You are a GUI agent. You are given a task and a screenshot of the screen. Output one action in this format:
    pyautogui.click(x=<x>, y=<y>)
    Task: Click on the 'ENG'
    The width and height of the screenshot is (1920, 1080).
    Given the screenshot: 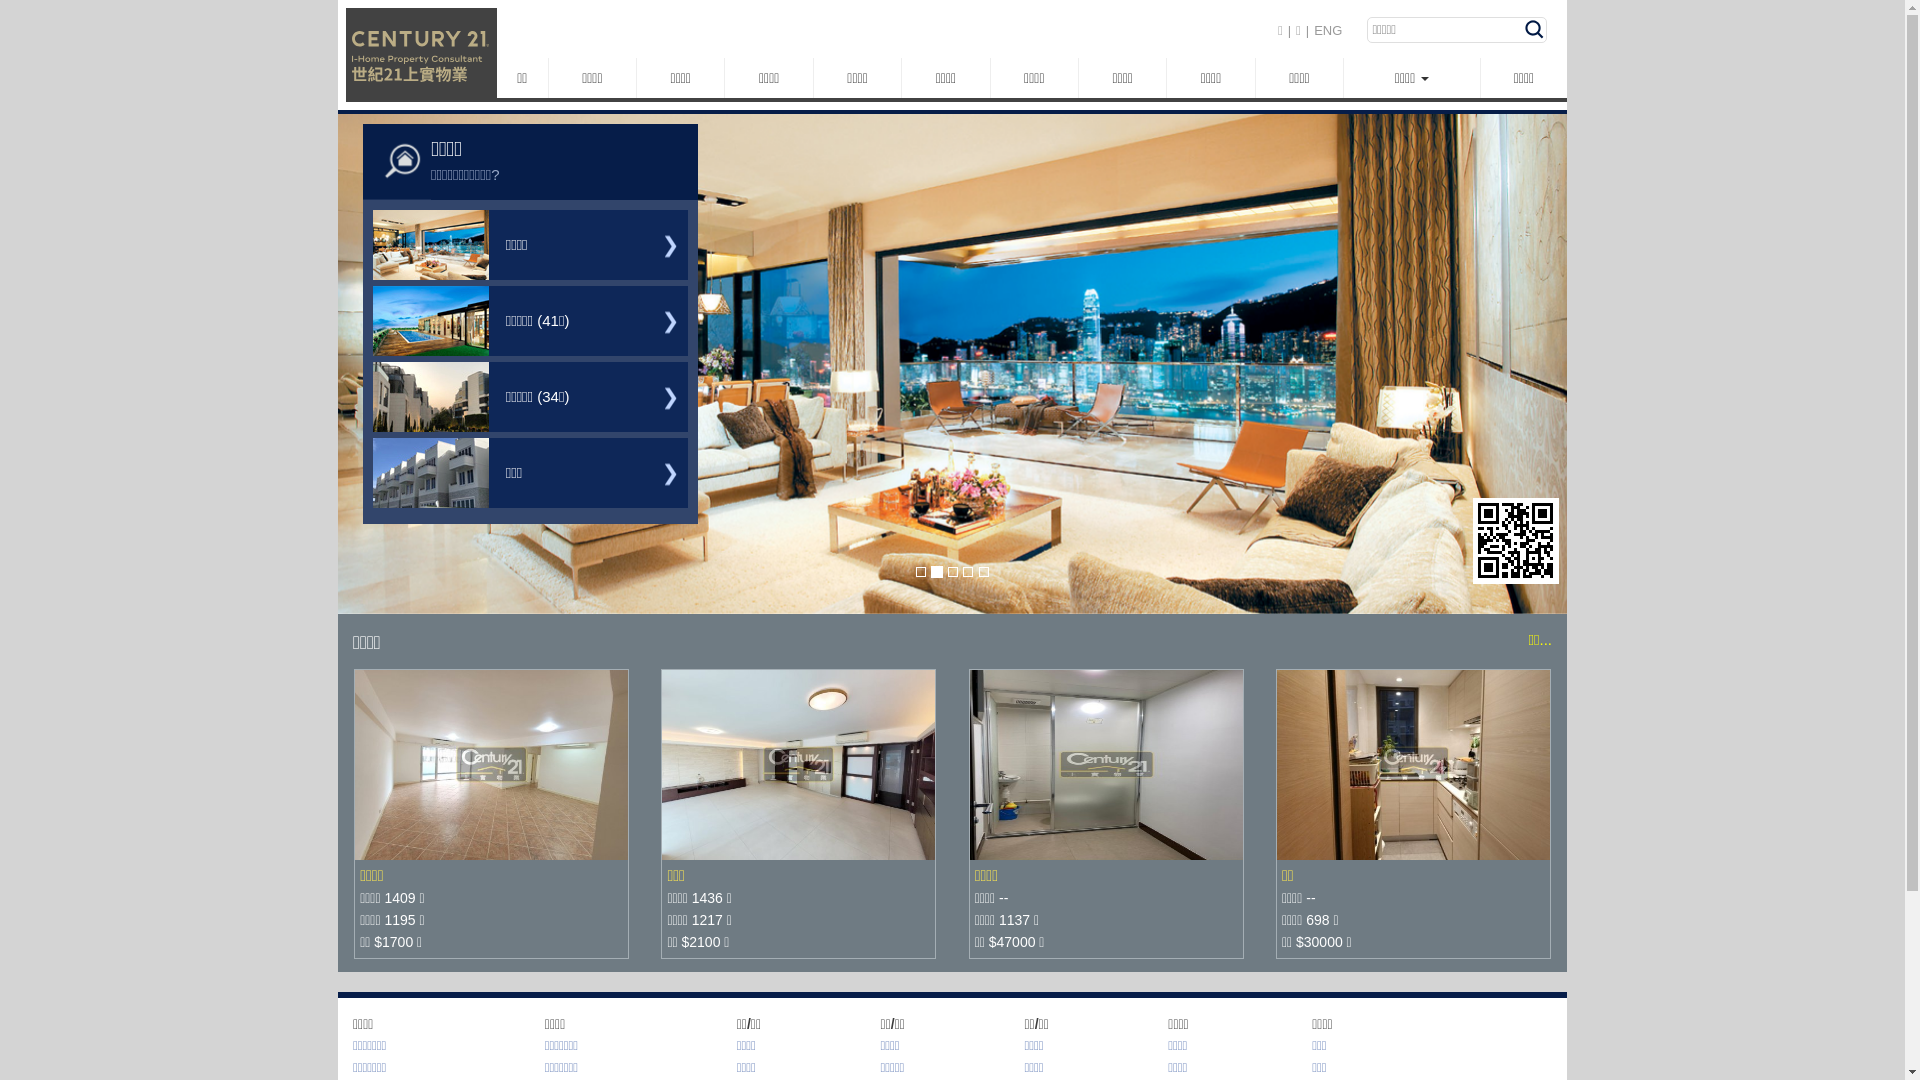 What is the action you would take?
    pyautogui.click(x=1314, y=30)
    